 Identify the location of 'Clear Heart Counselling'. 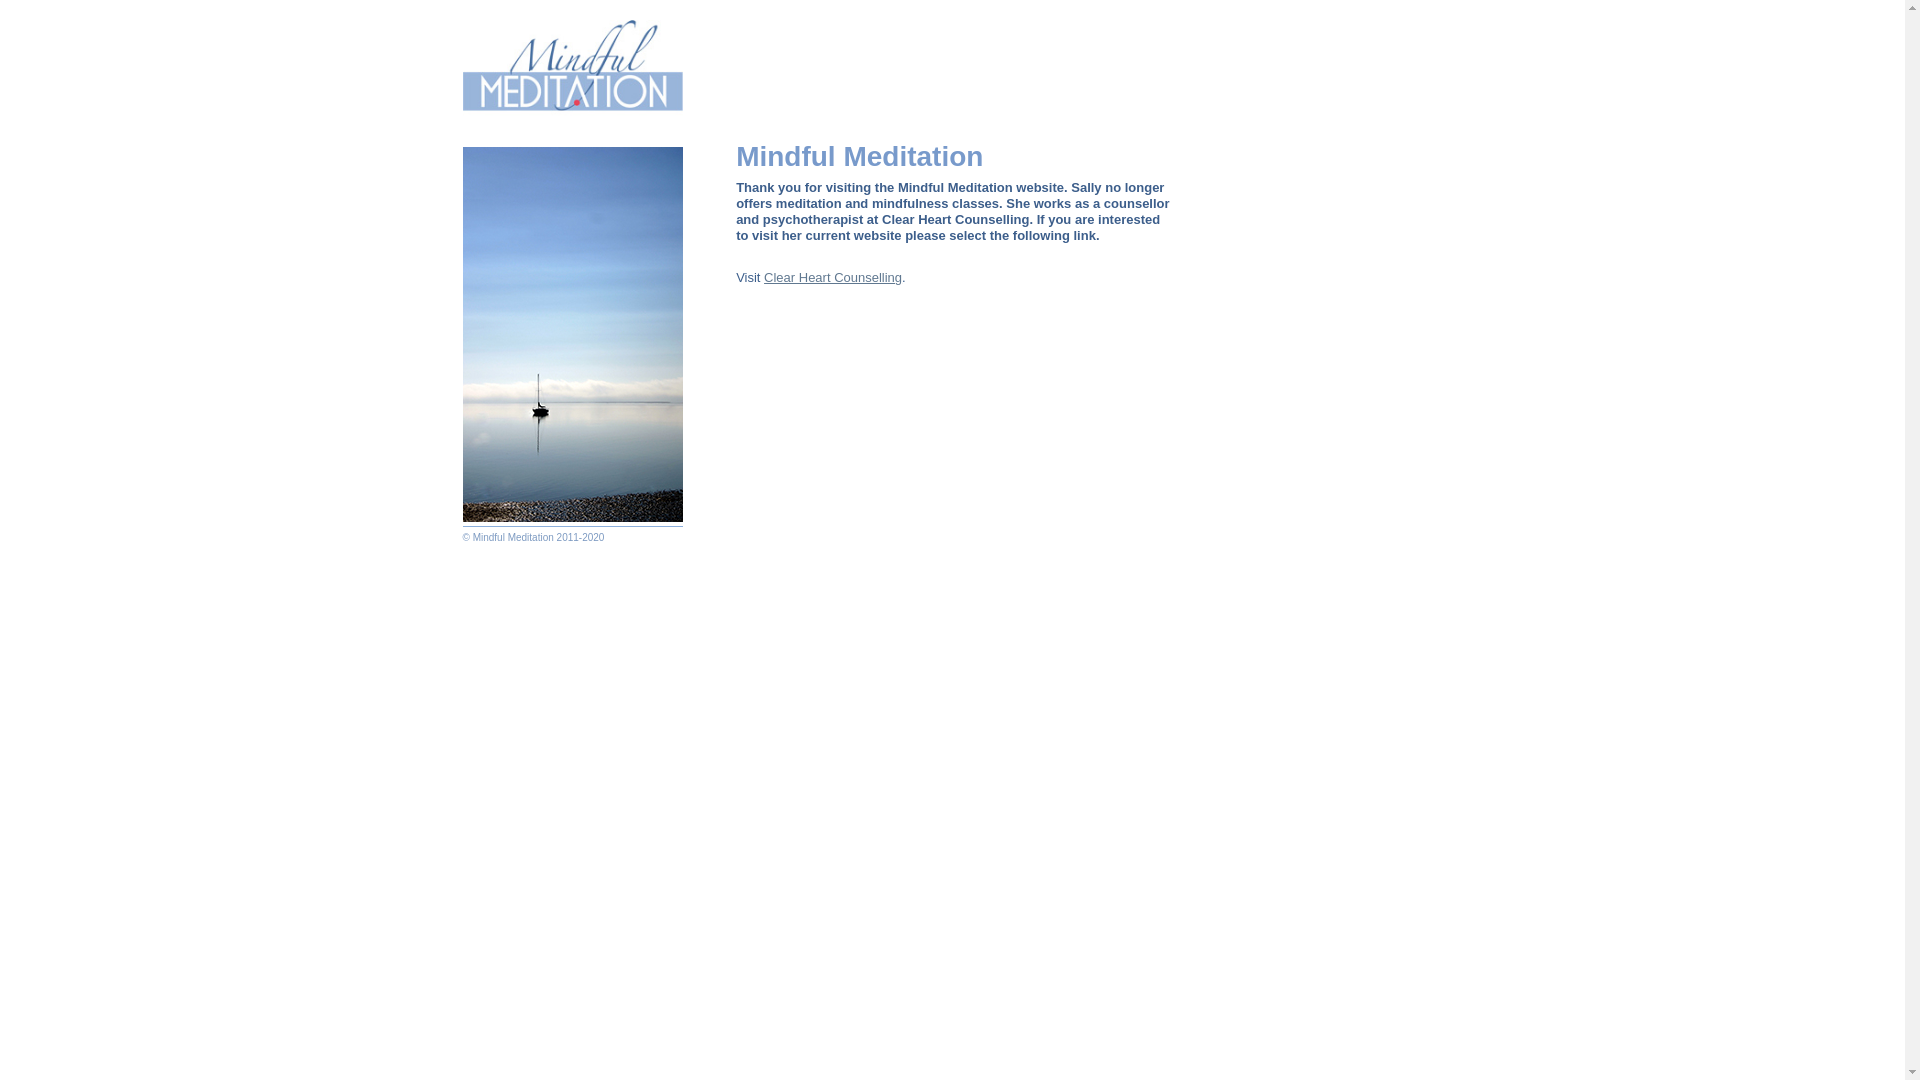
(762, 277).